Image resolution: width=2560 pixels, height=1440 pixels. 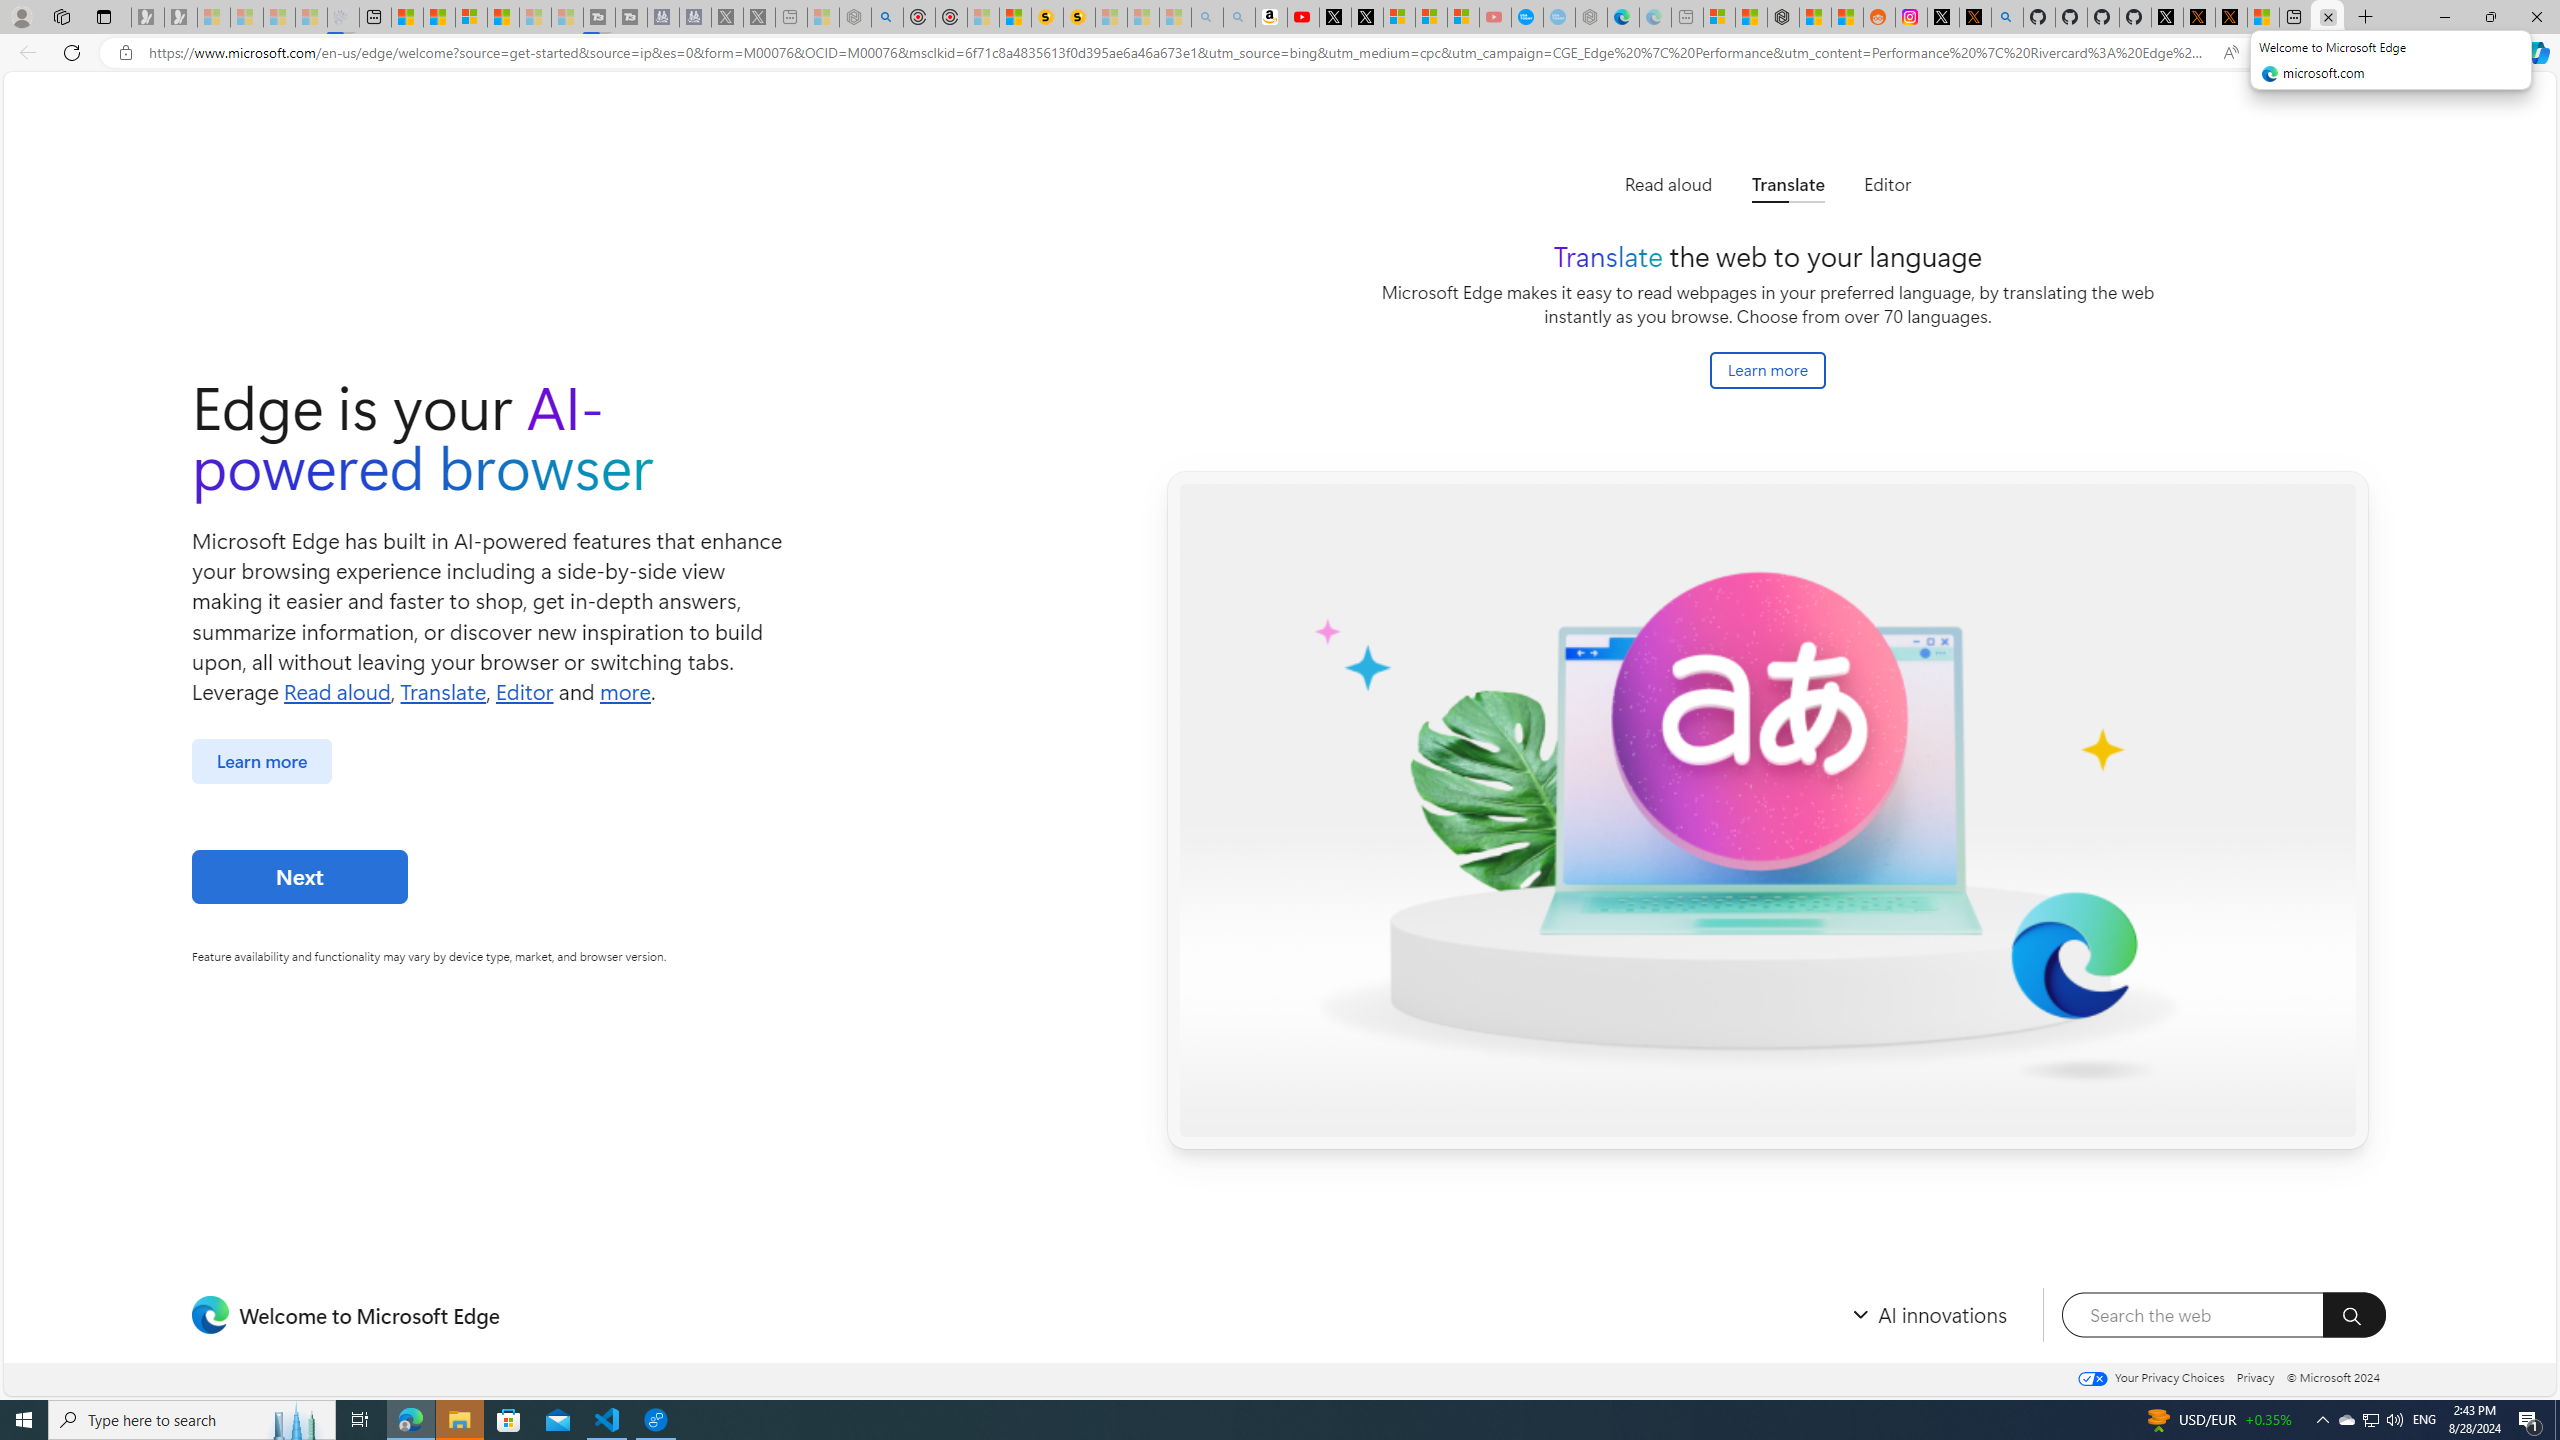 What do you see at coordinates (2230, 16) in the screenshot?
I see `'X Privacy Policy'` at bounding box center [2230, 16].